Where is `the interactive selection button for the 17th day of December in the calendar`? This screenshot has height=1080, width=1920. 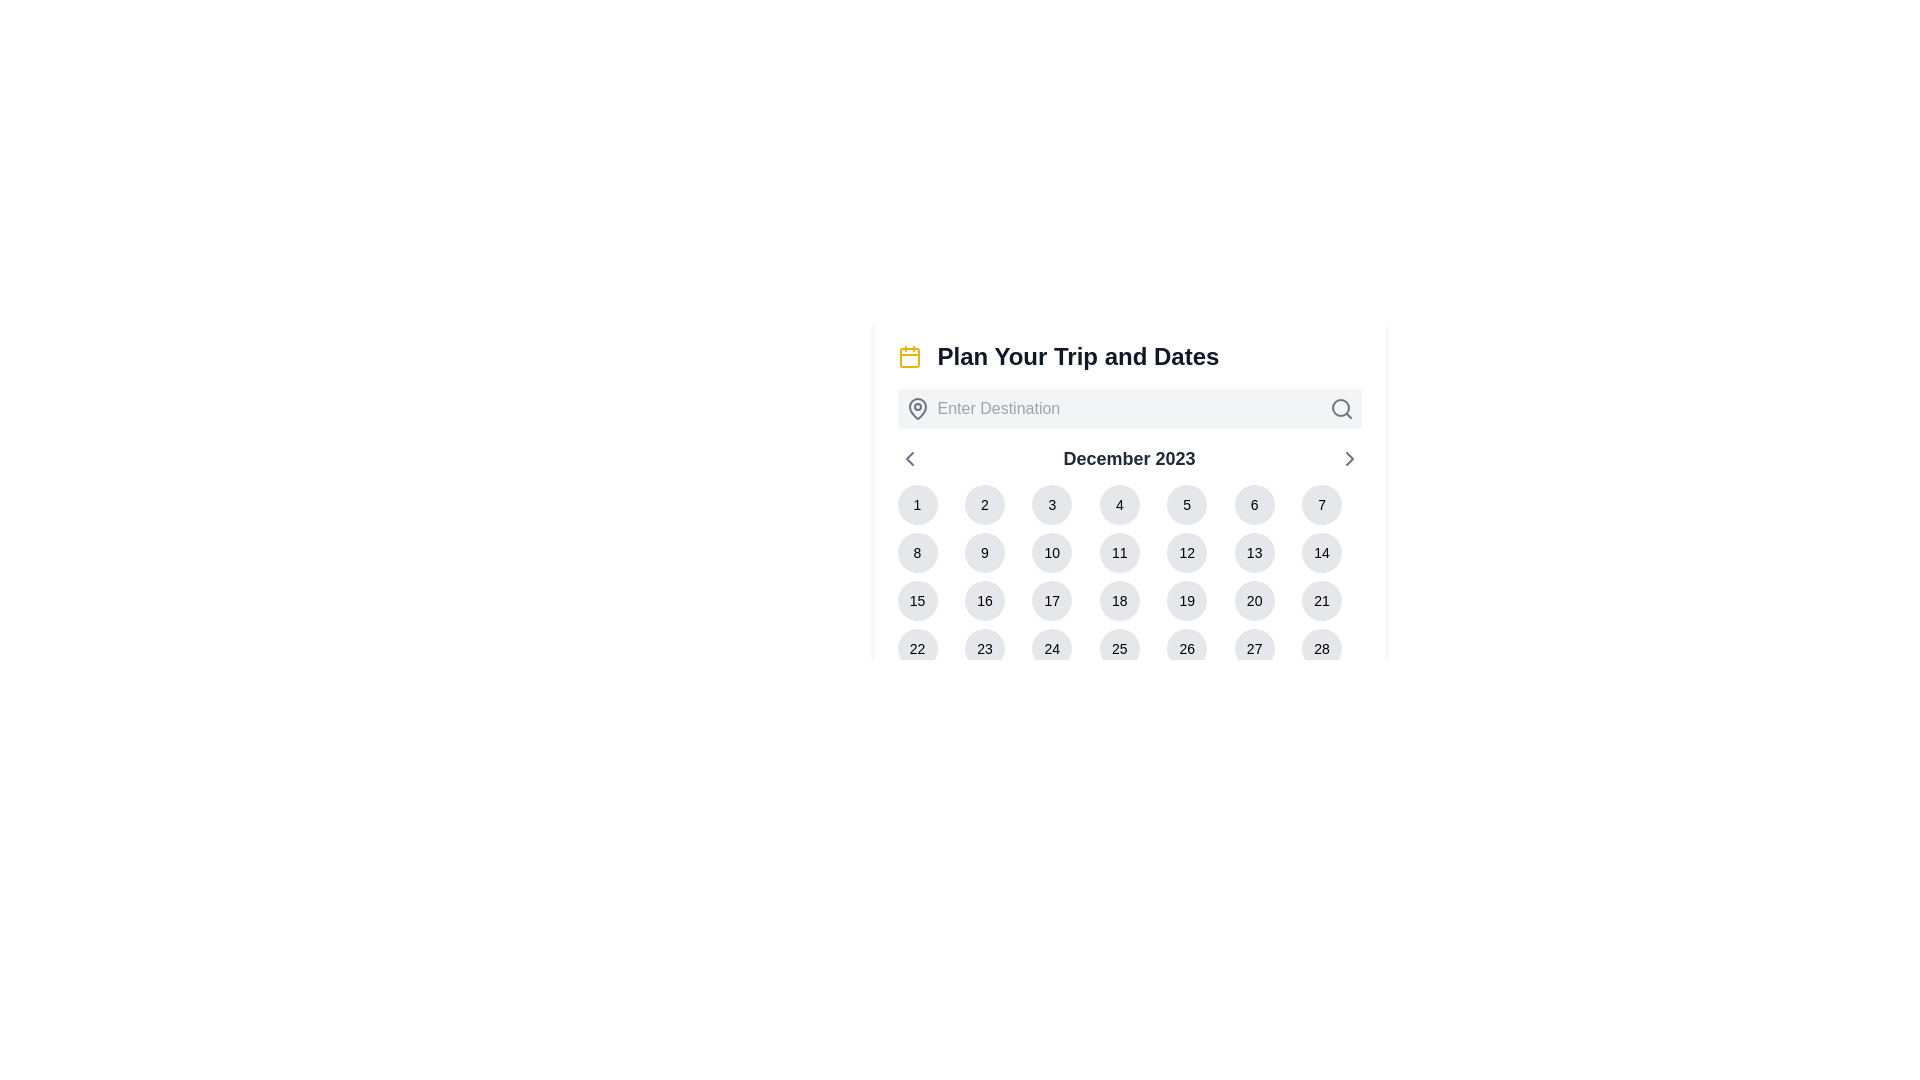 the interactive selection button for the 17th day of December in the calendar is located at coordinates (1051, 600).